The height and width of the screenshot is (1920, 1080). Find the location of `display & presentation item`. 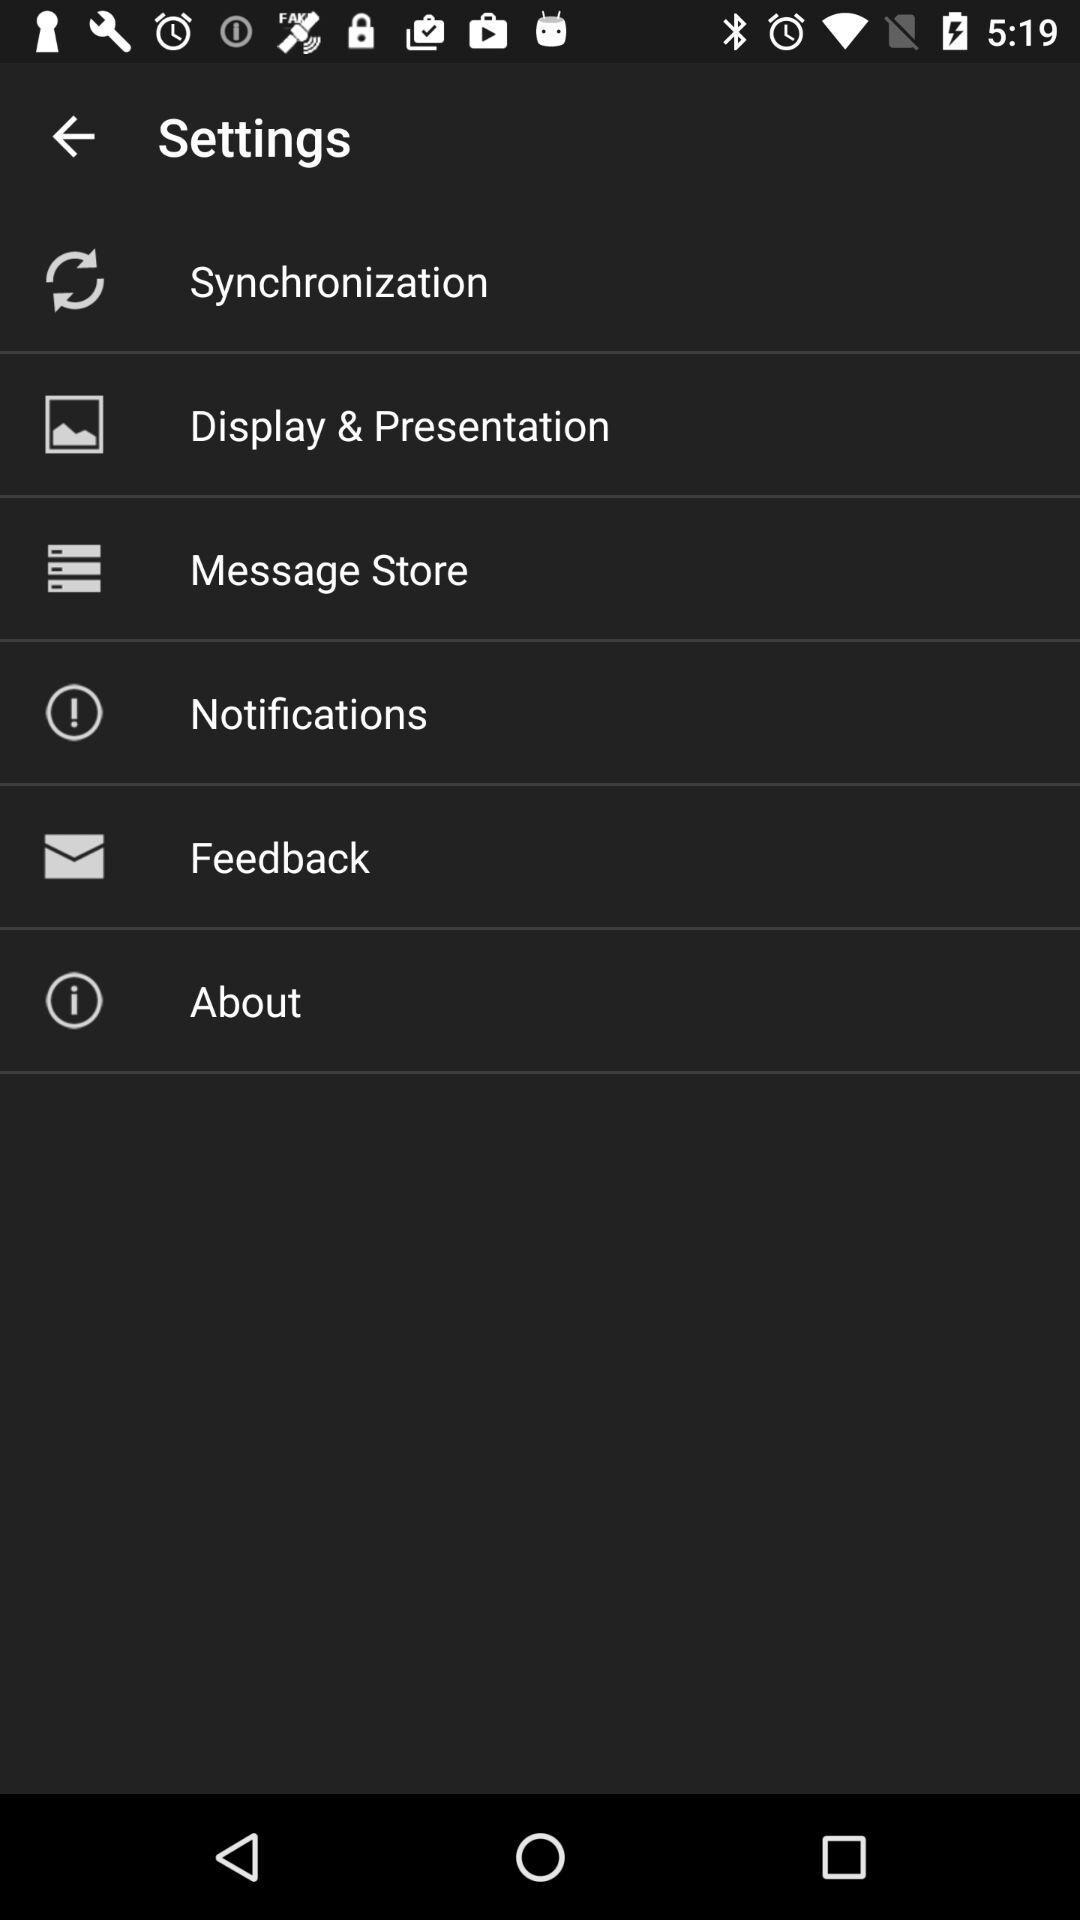

display & presentation item is located at coordinates (400, 423).